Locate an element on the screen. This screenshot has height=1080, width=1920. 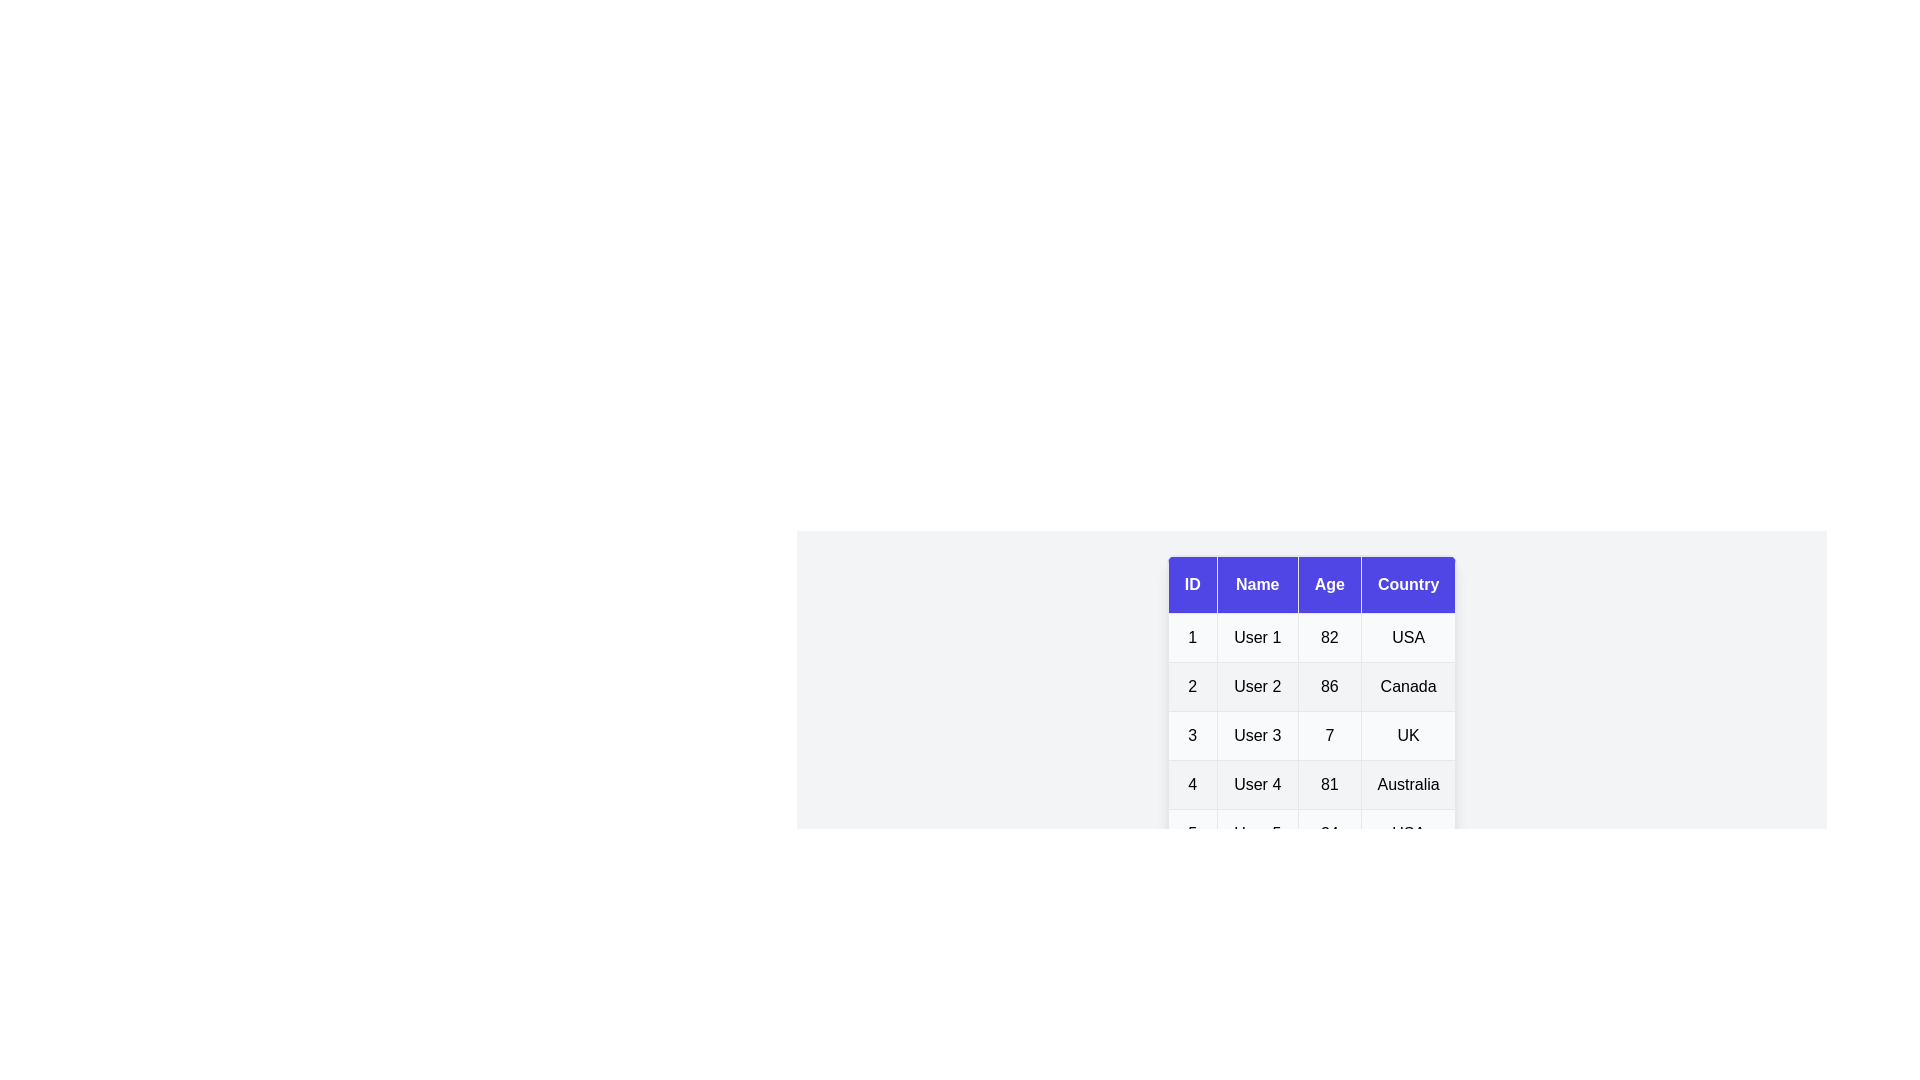
the Name header to sort the table is located at coordinates (1256, 585).